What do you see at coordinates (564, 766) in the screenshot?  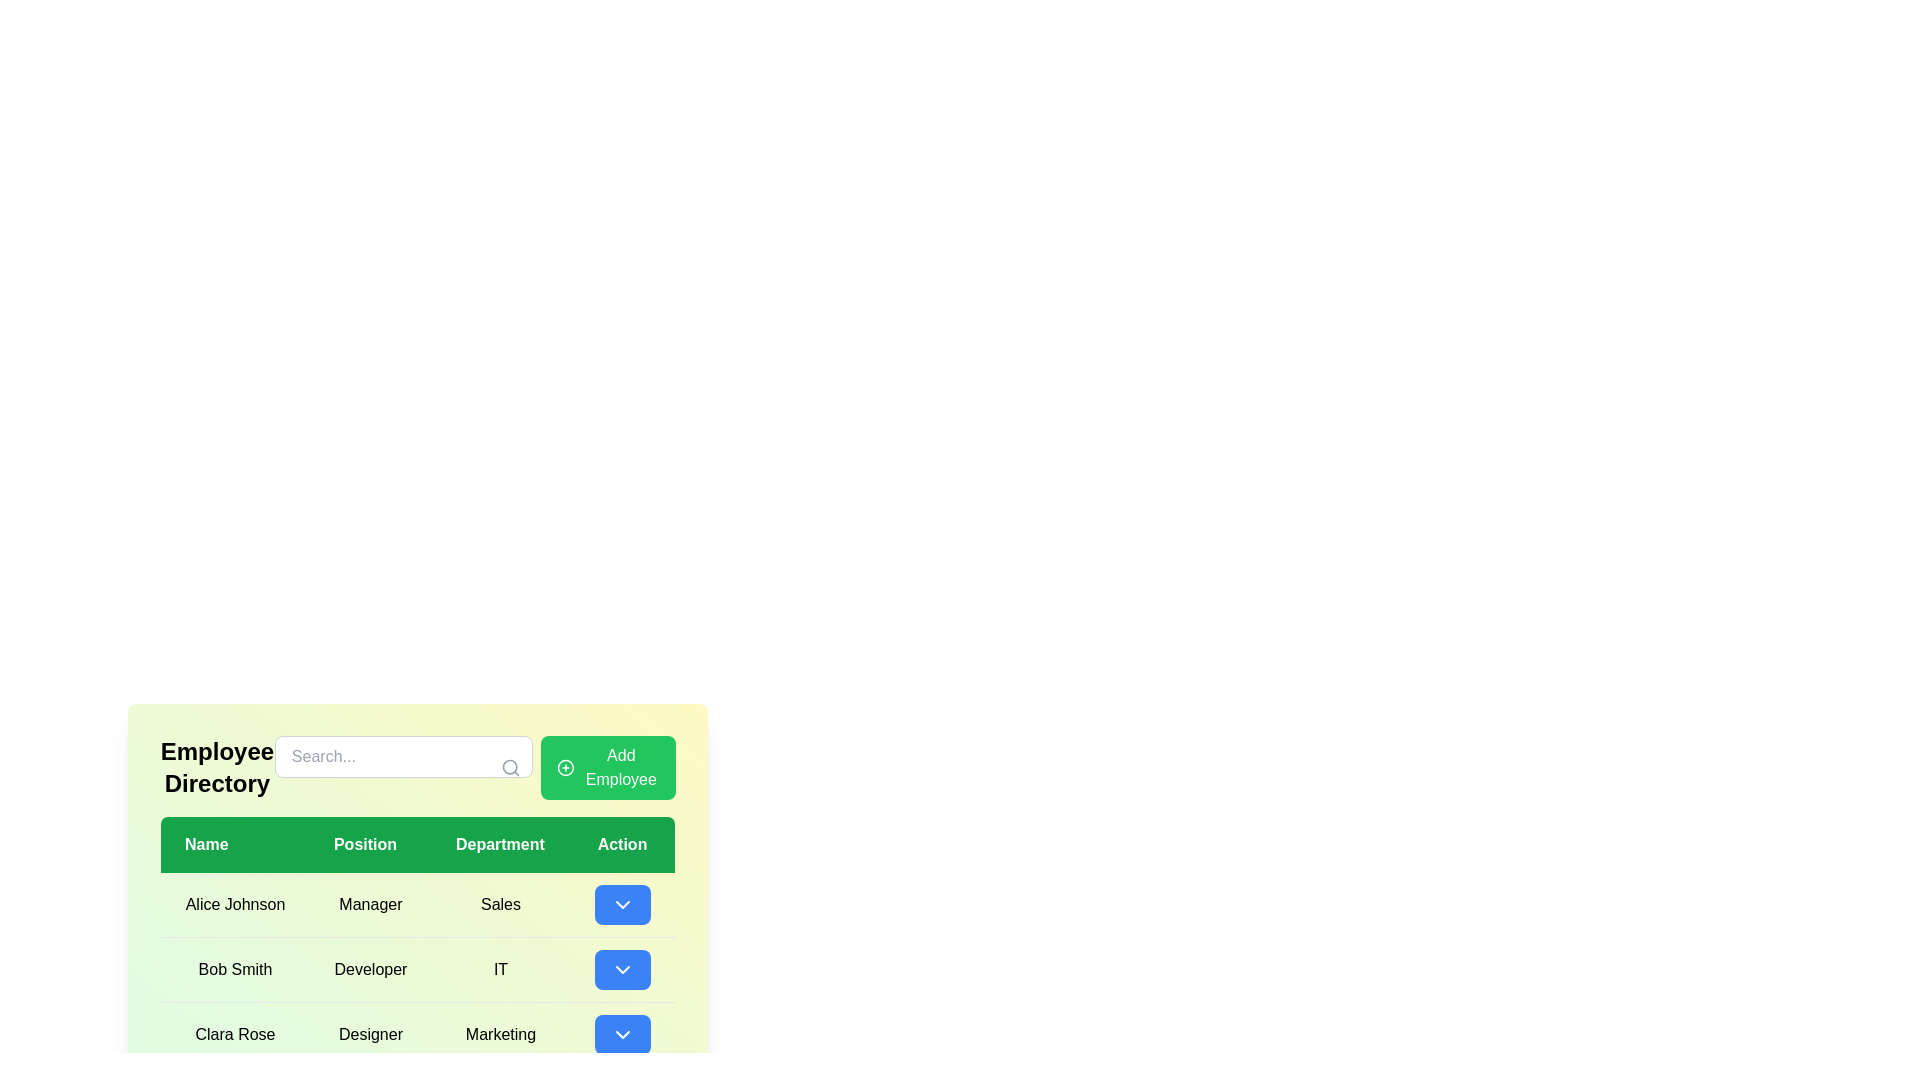 I see `the 'Add Employee' button, which is located in the upper right of the employee directory interface and includes an icon on its left side to indicate its purpose` at bounding box center [564, 766].